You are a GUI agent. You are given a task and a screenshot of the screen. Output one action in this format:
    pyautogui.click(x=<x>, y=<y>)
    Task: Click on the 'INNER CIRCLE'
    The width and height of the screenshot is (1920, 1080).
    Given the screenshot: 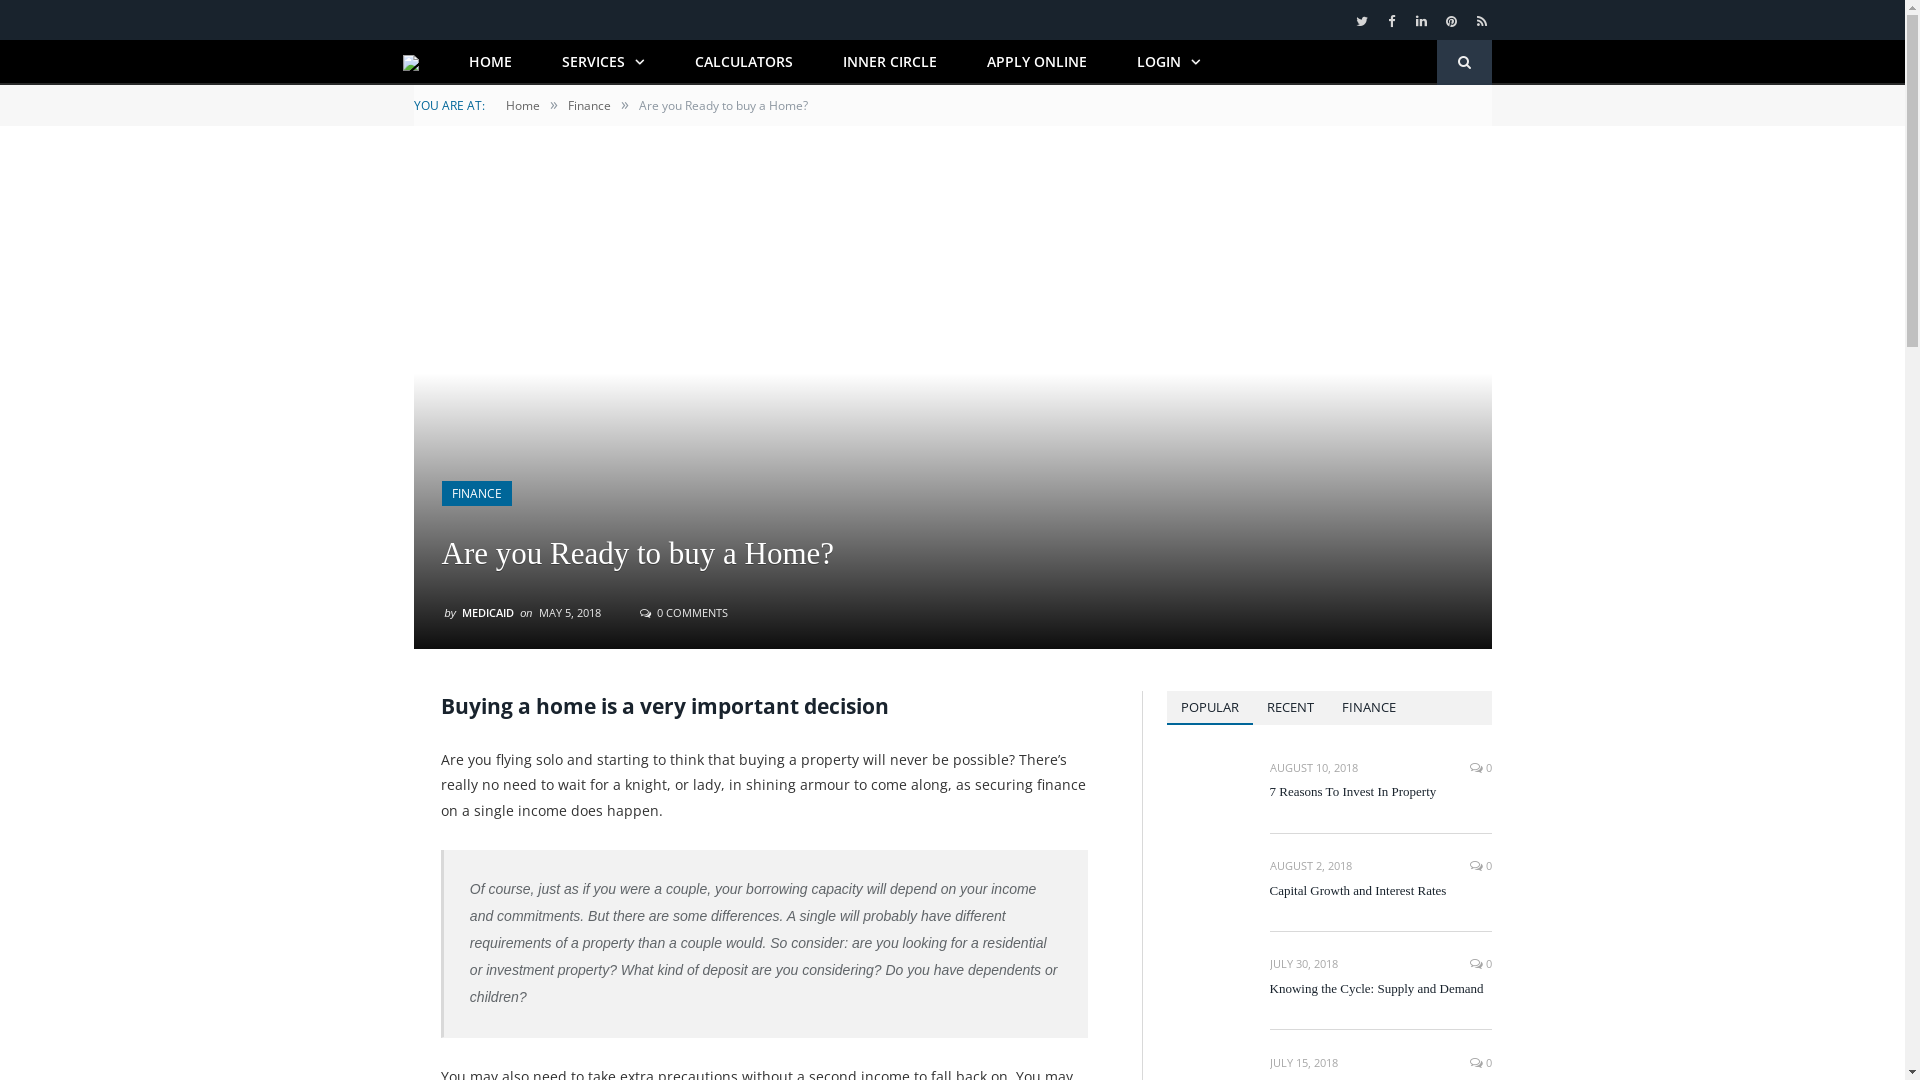 What is the action you would take?
    pyautogui.click(x=888, y=61)
    